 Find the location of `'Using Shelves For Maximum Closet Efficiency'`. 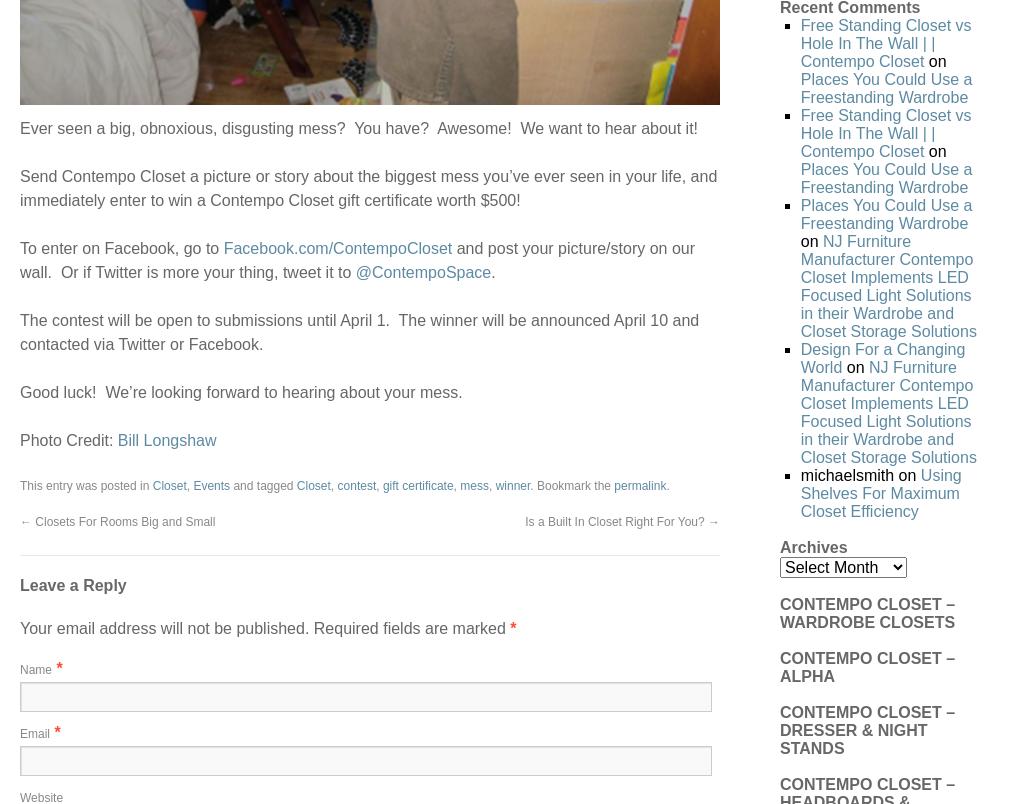

'Using Shelves For Maximum Closet Efficiency' is located at coordinates (879, 492).